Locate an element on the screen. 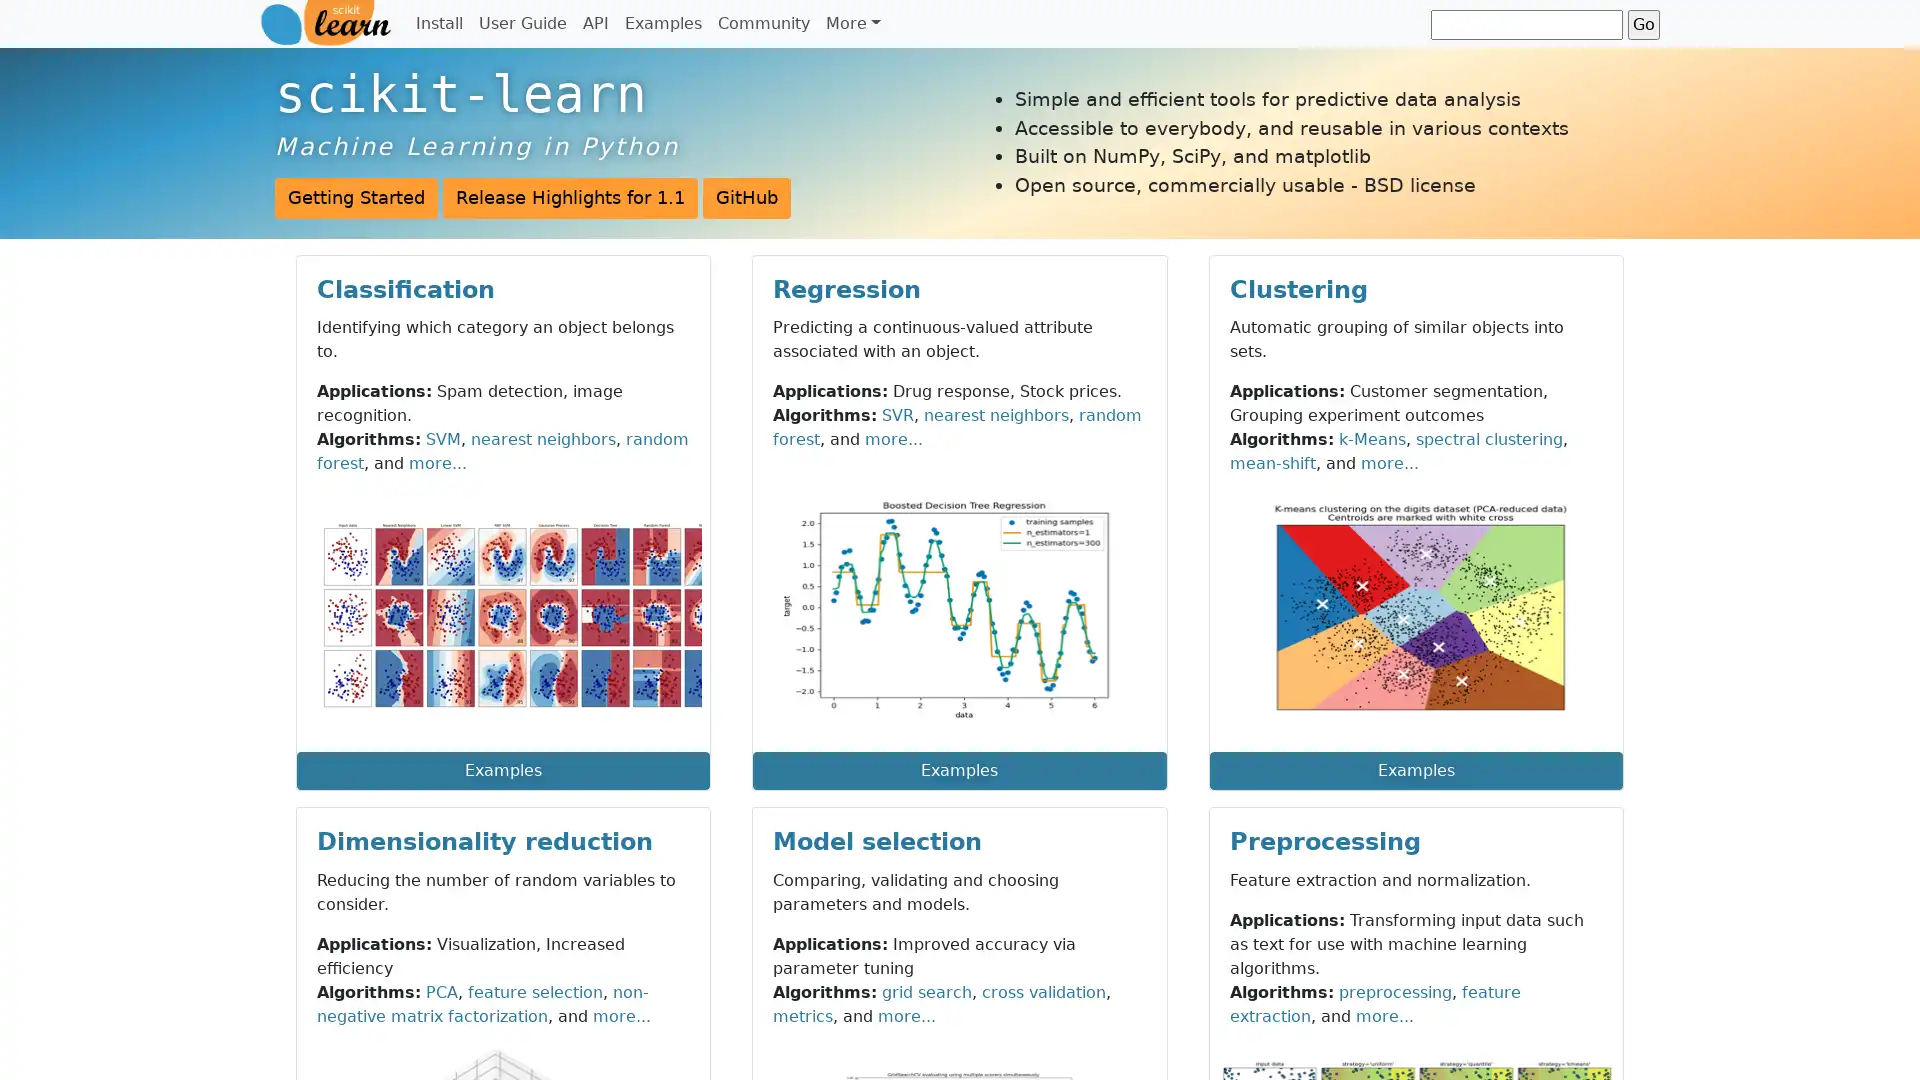 The height and width of the screenshot is (1080, 1920). Release Highlights for 1.1 is located at coordinates (569, 197).